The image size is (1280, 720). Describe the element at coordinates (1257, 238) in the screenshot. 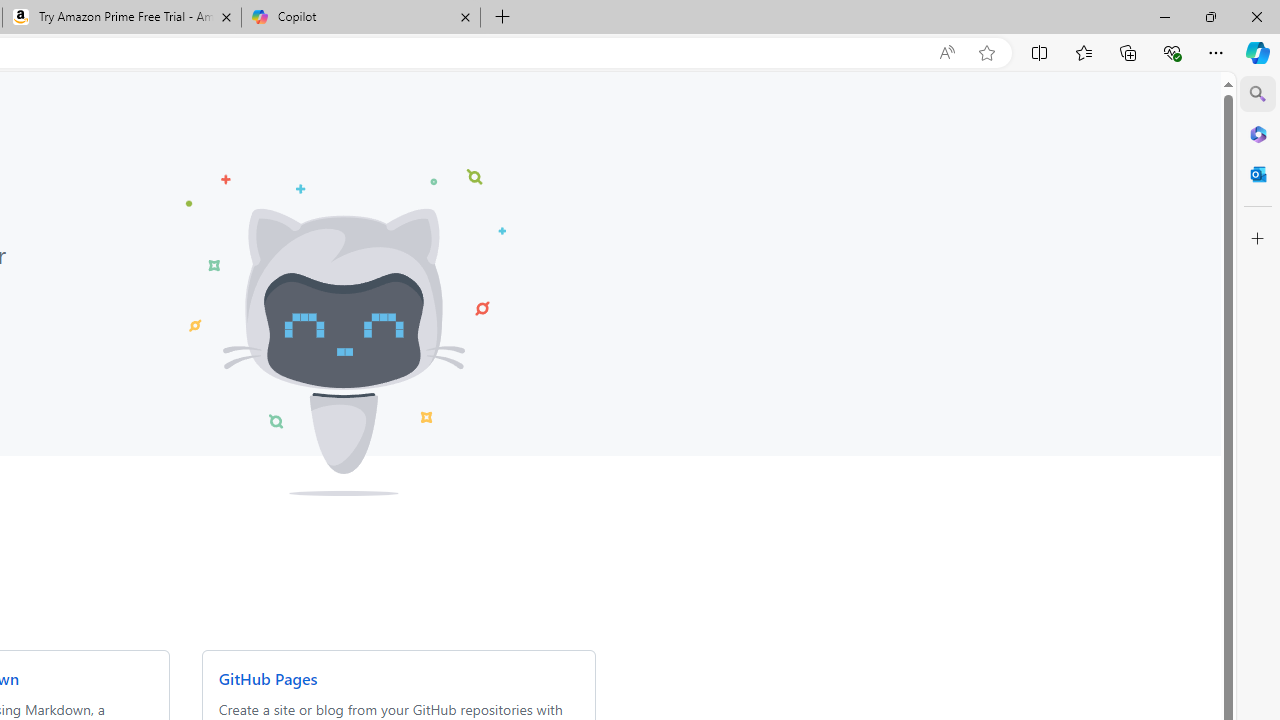

I see `'Customize'` at that location.